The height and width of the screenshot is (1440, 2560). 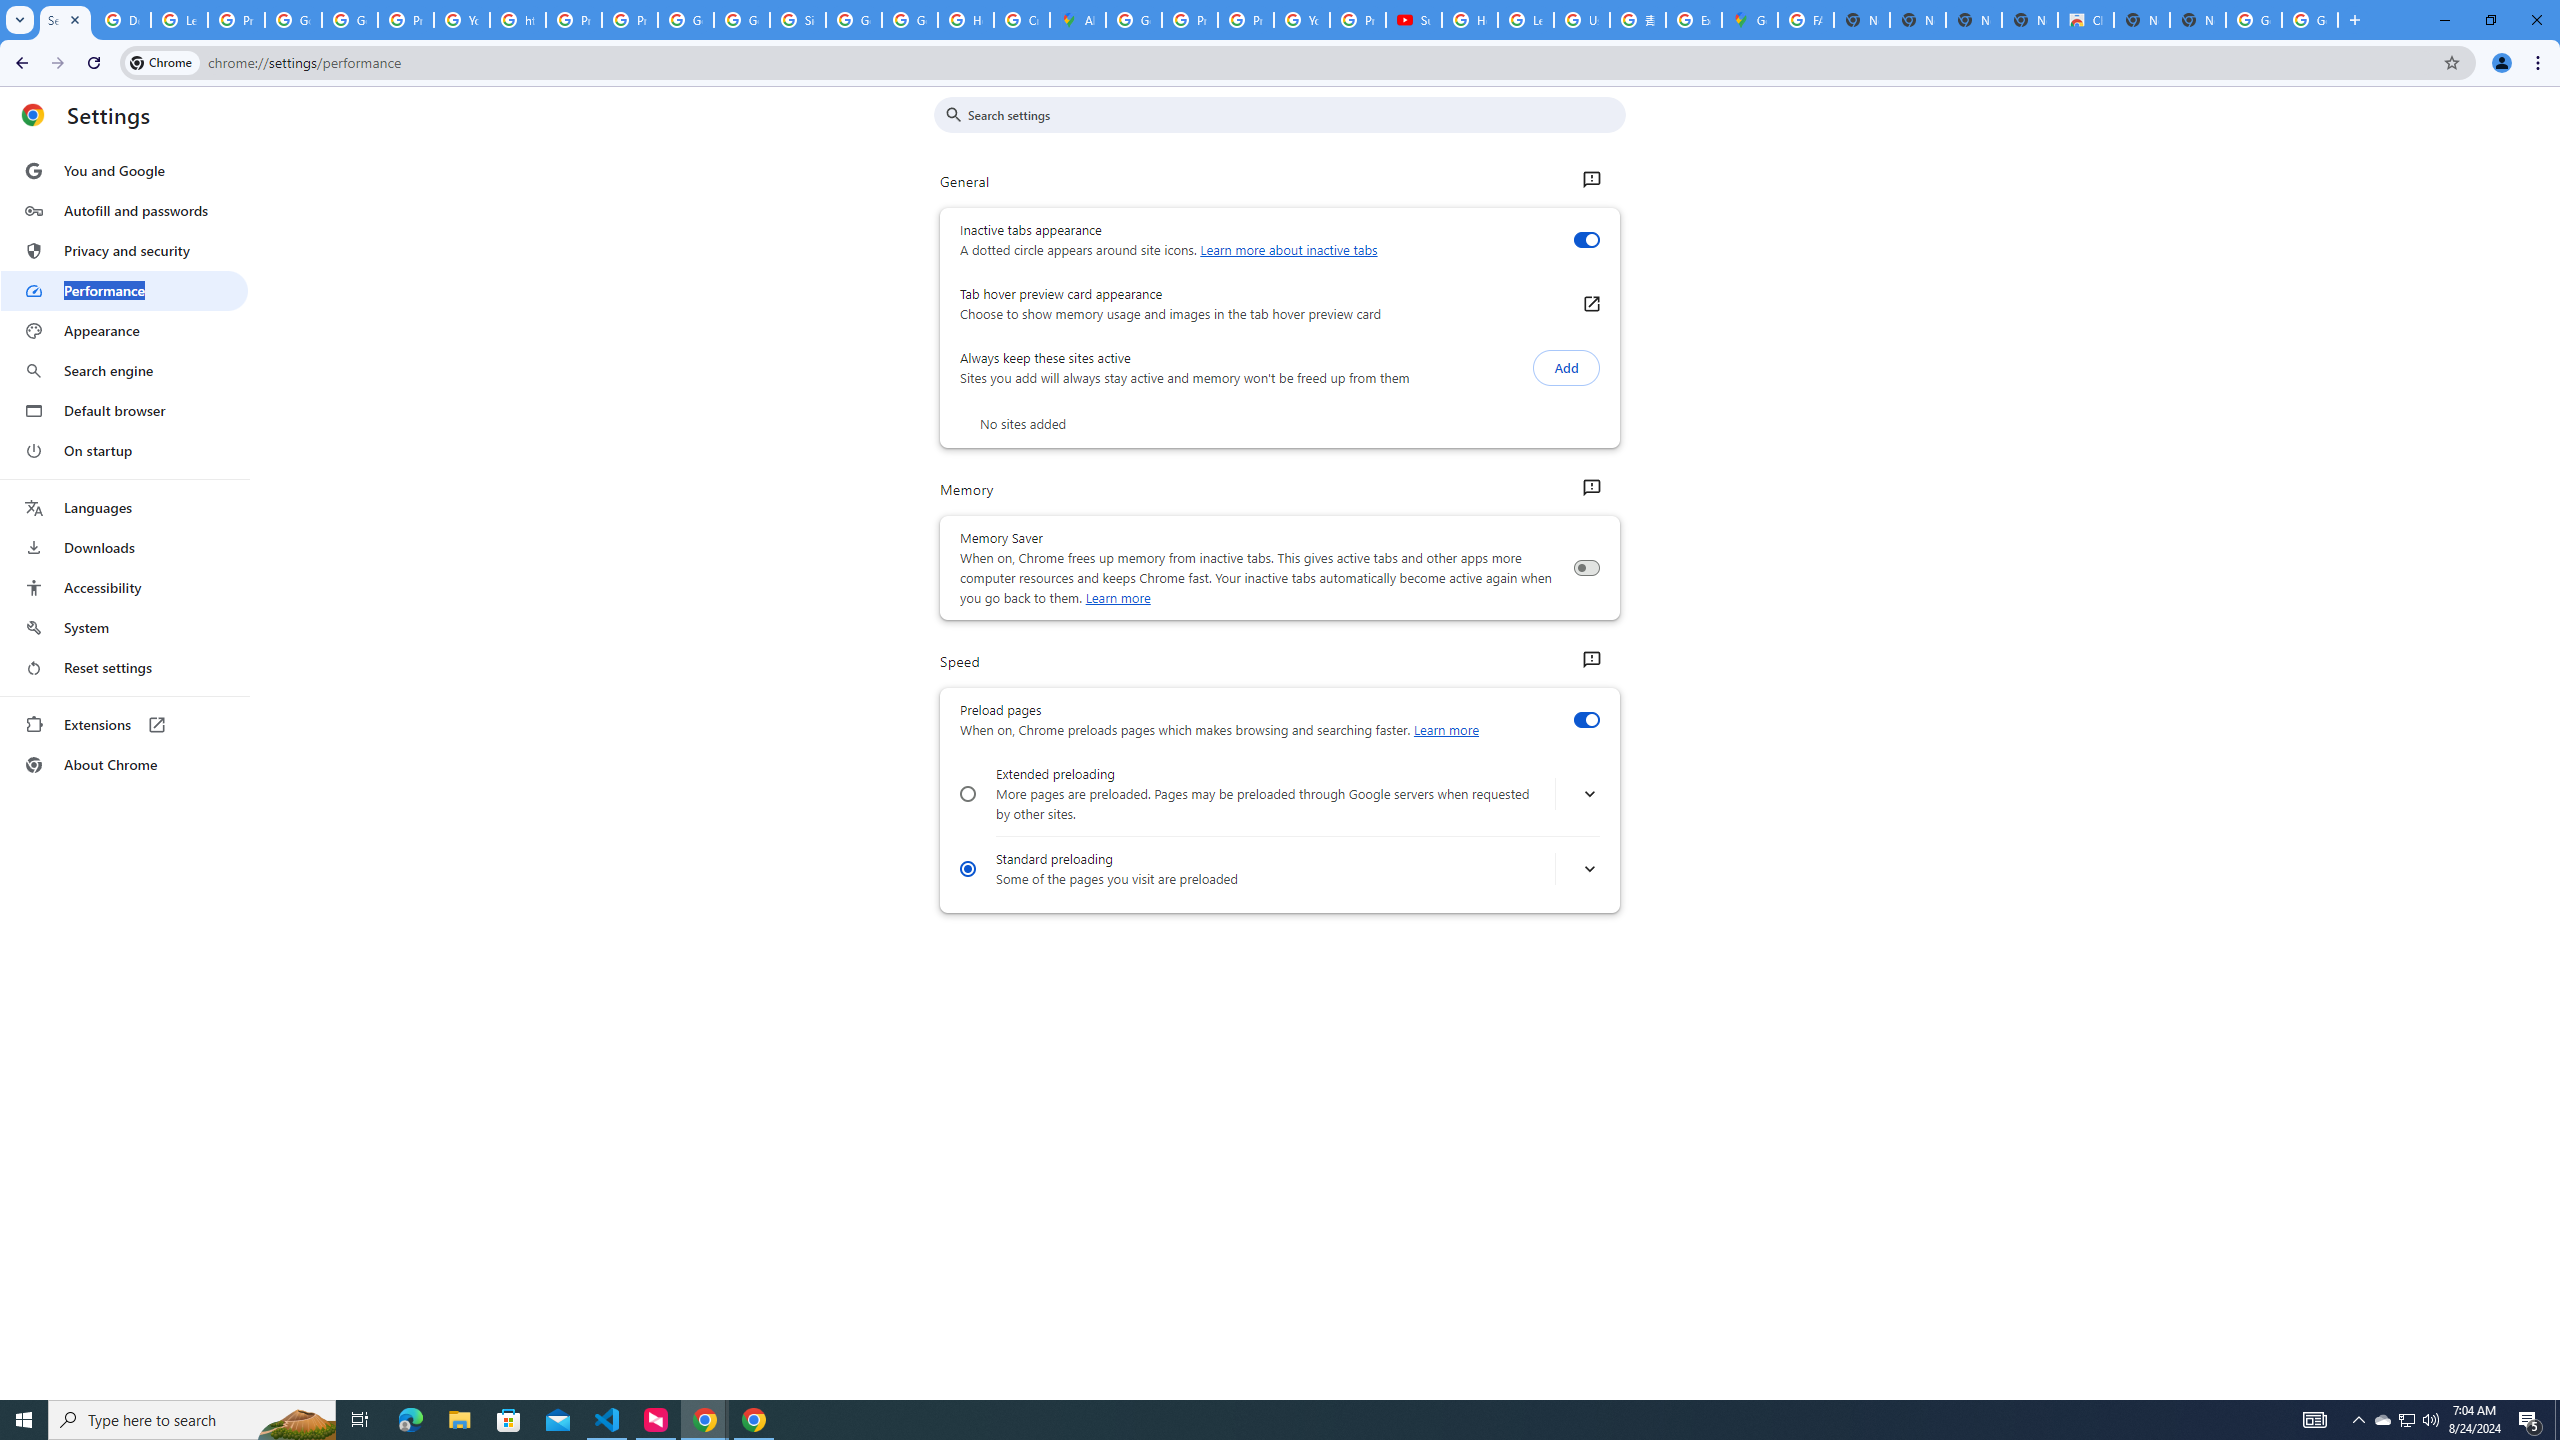 I want to click on 'Add to the "always keep these sites active" list', so click(x=1565, y=367).